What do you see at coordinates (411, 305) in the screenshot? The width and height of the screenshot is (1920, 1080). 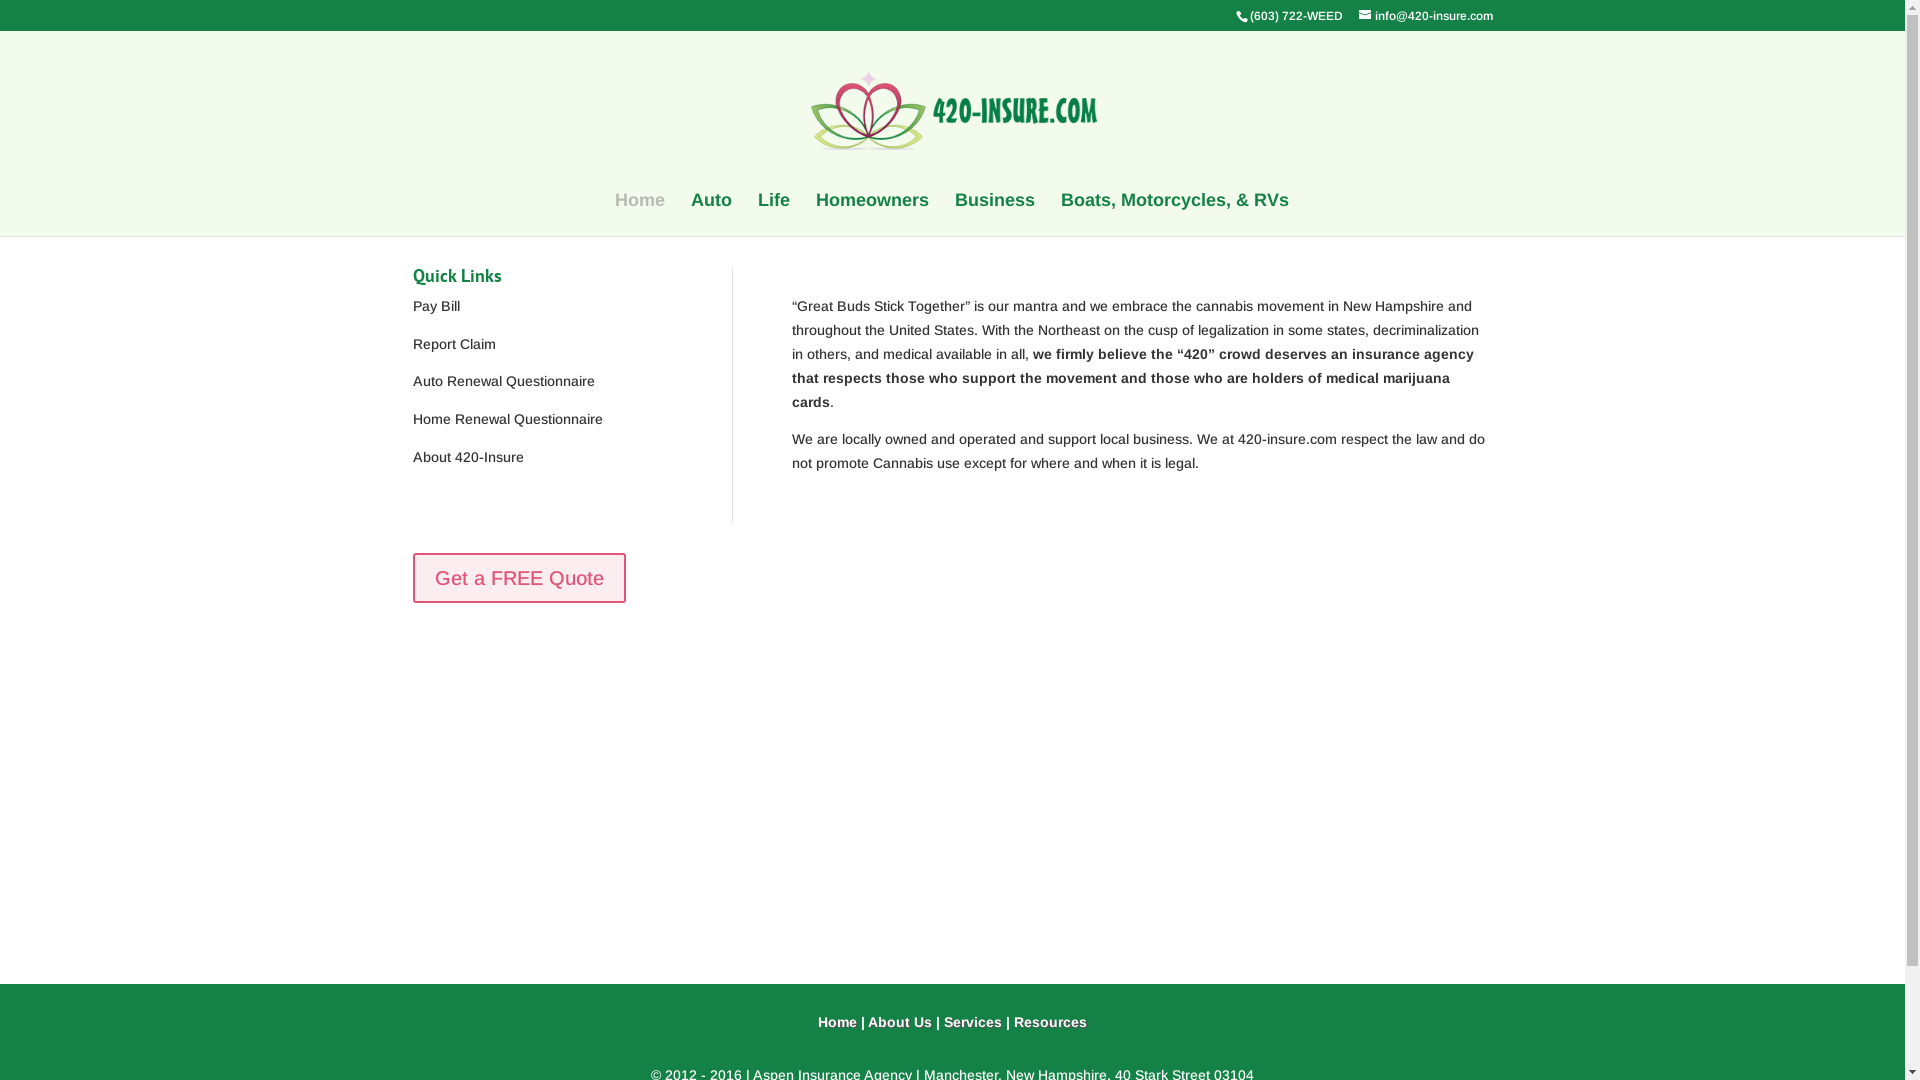 I see `'Pay Bill'` at bounding box center [411, 305].